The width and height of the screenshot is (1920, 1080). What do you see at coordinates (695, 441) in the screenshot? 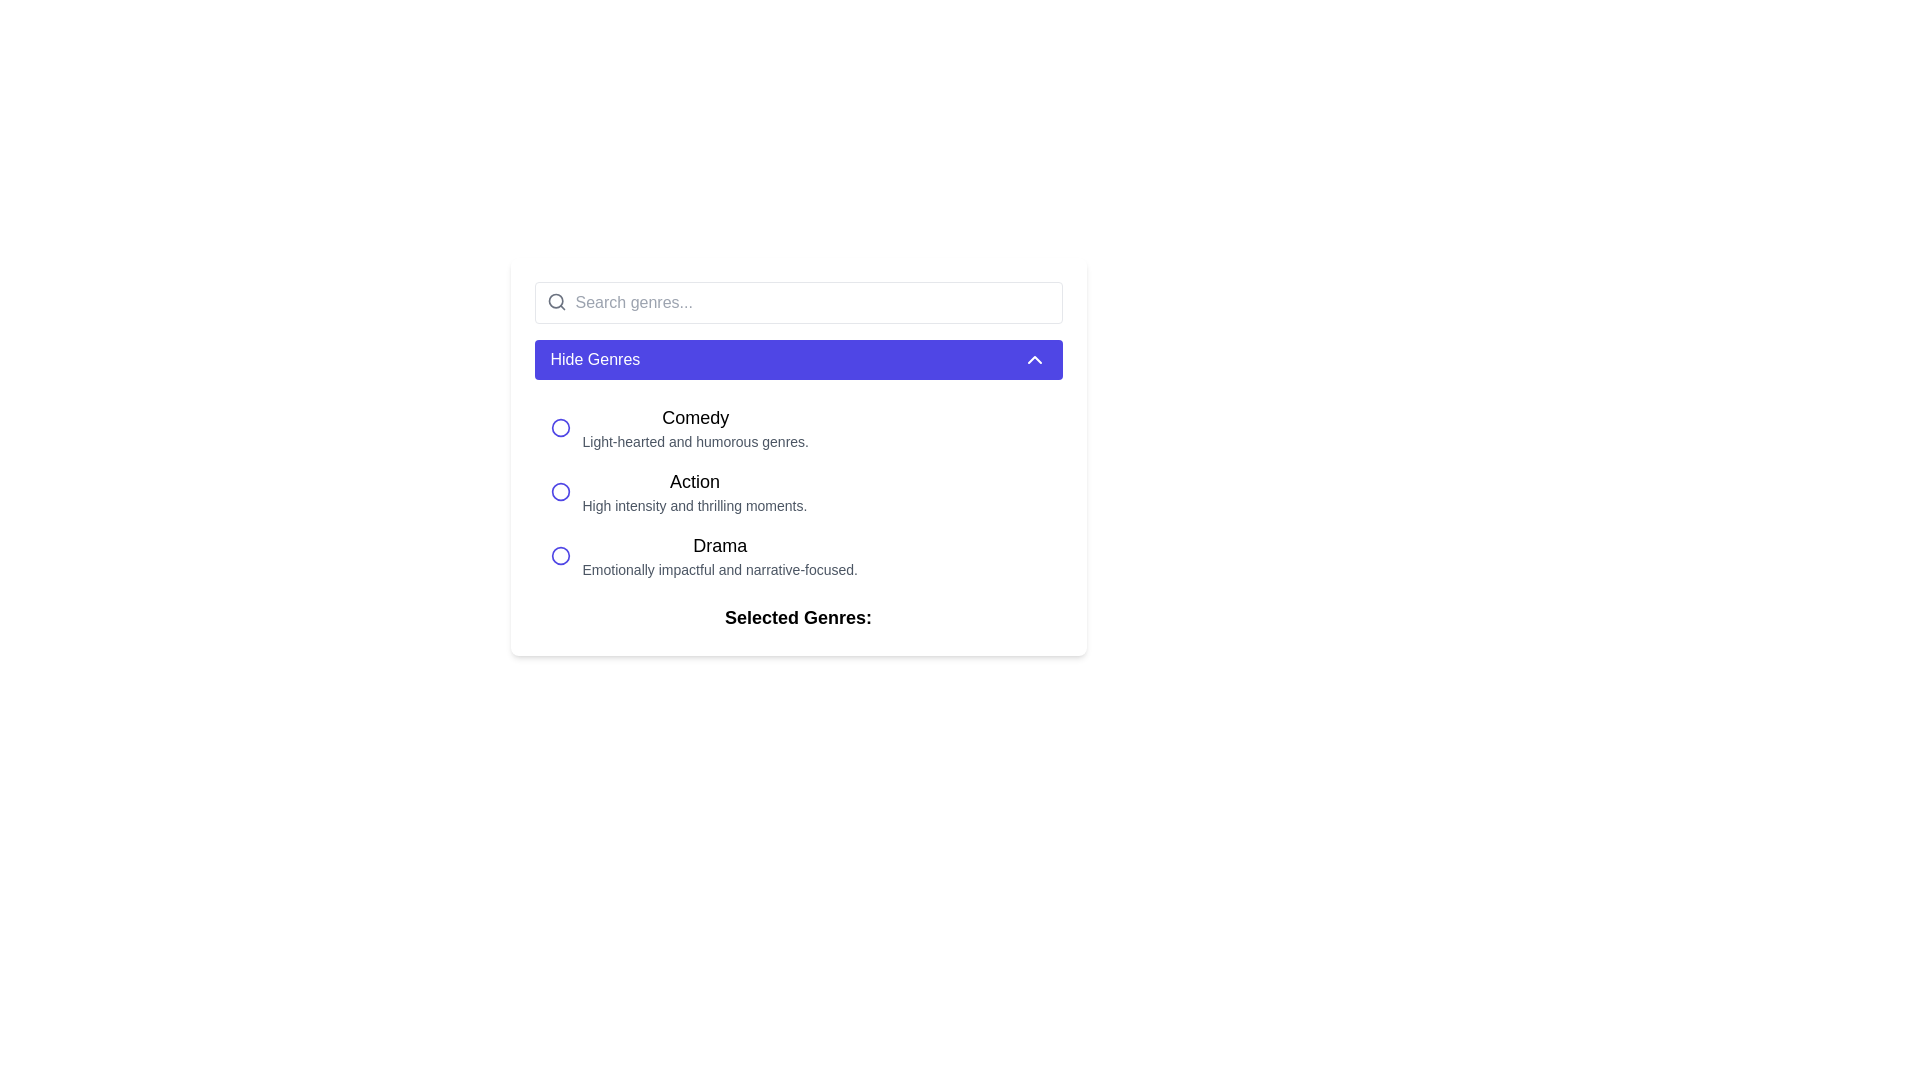
I see `the text label displaying 'Light-hearted and humorous genres.' which is located directly below the 'Comedy' title in the UI` at bounding box center [695, 441].